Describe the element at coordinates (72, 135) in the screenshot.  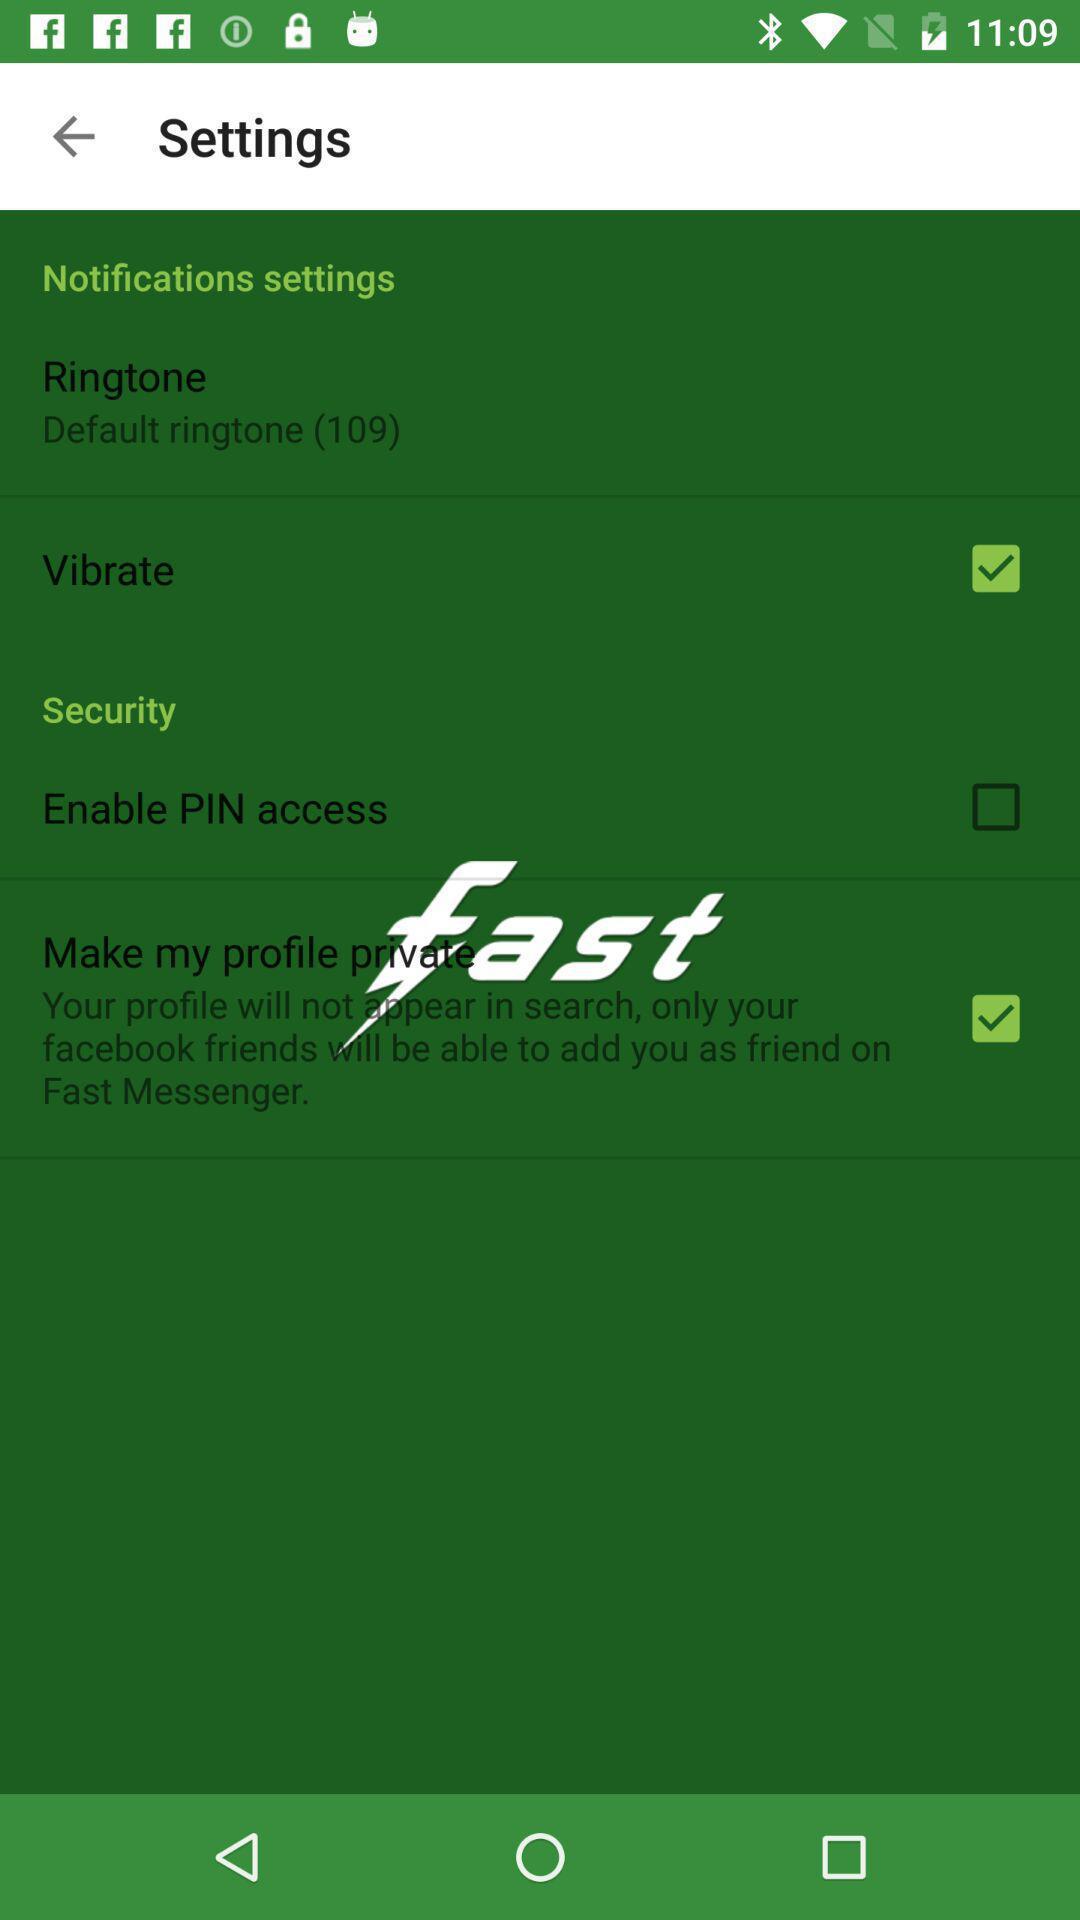
I see `the icon next to the settings item` at that location.